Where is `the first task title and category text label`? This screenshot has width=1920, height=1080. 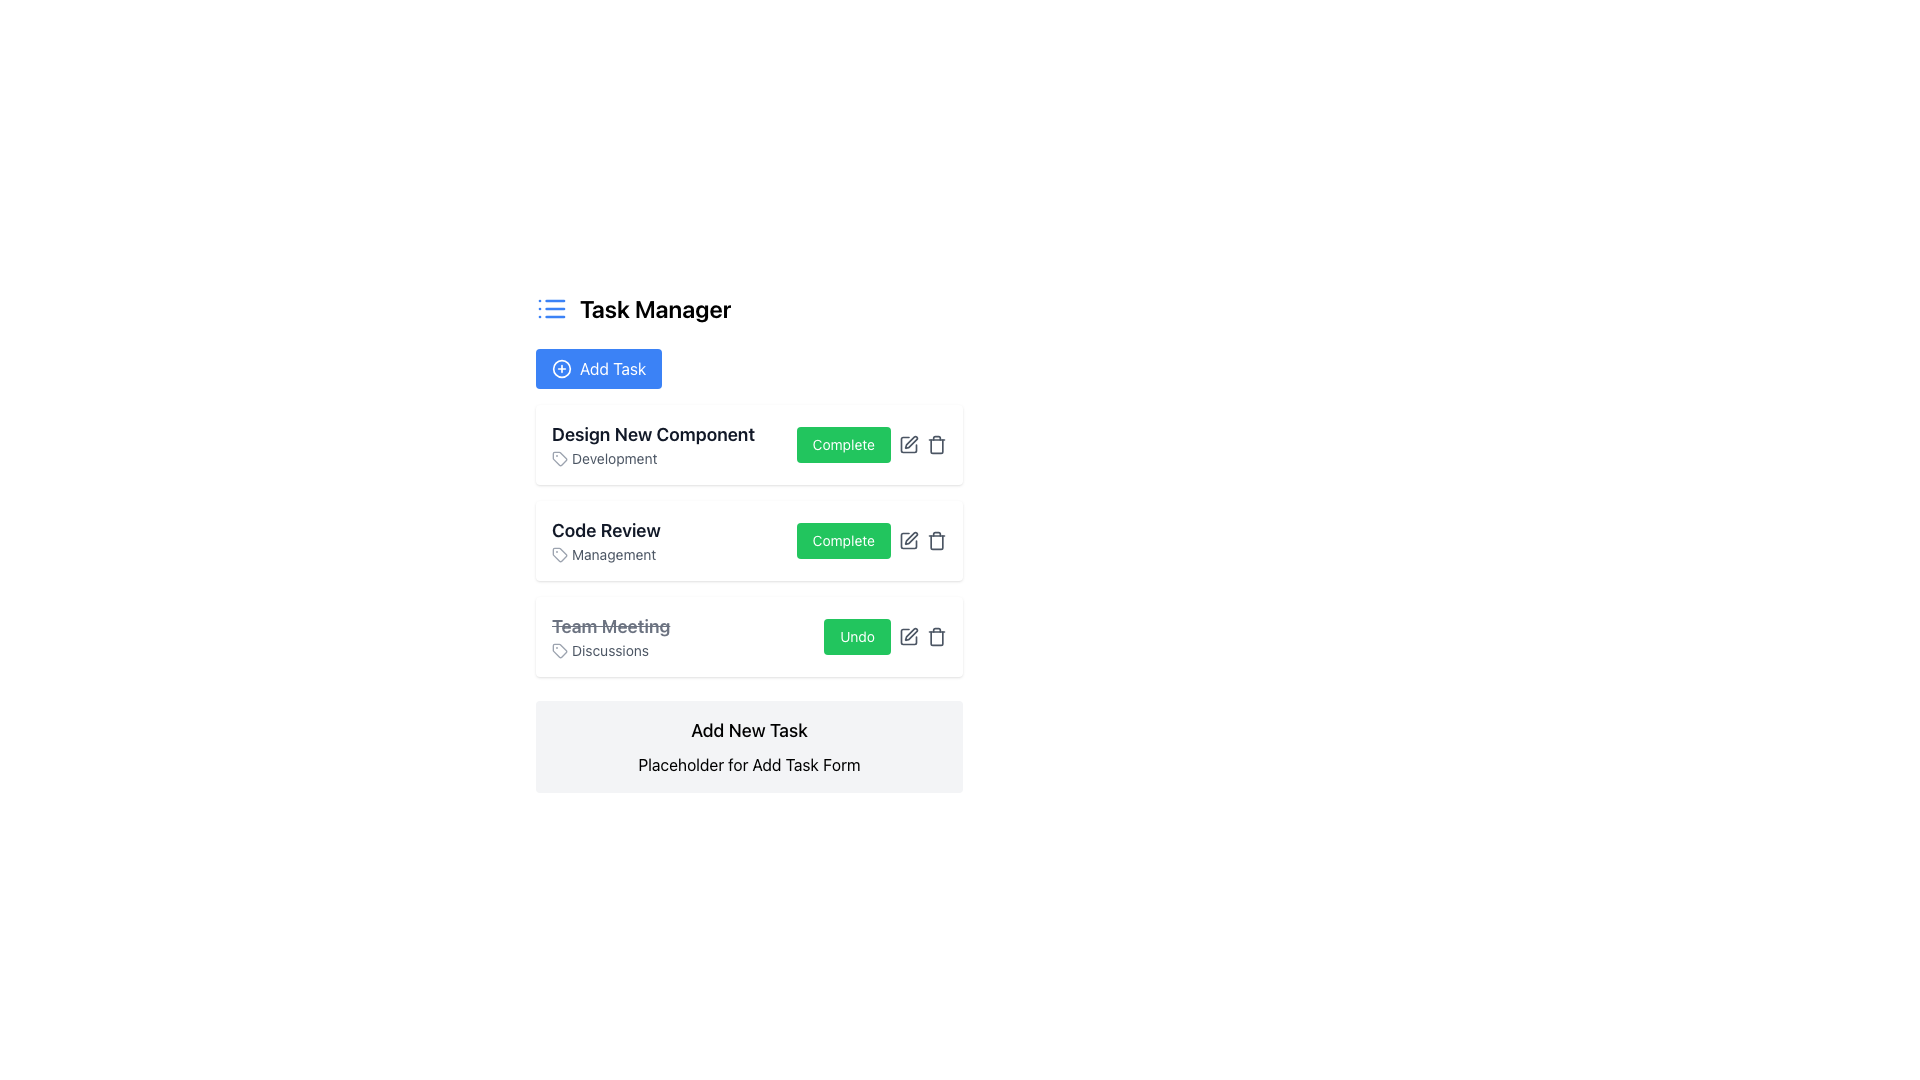
the first task title and category text label is located at coordinates (653, 443).